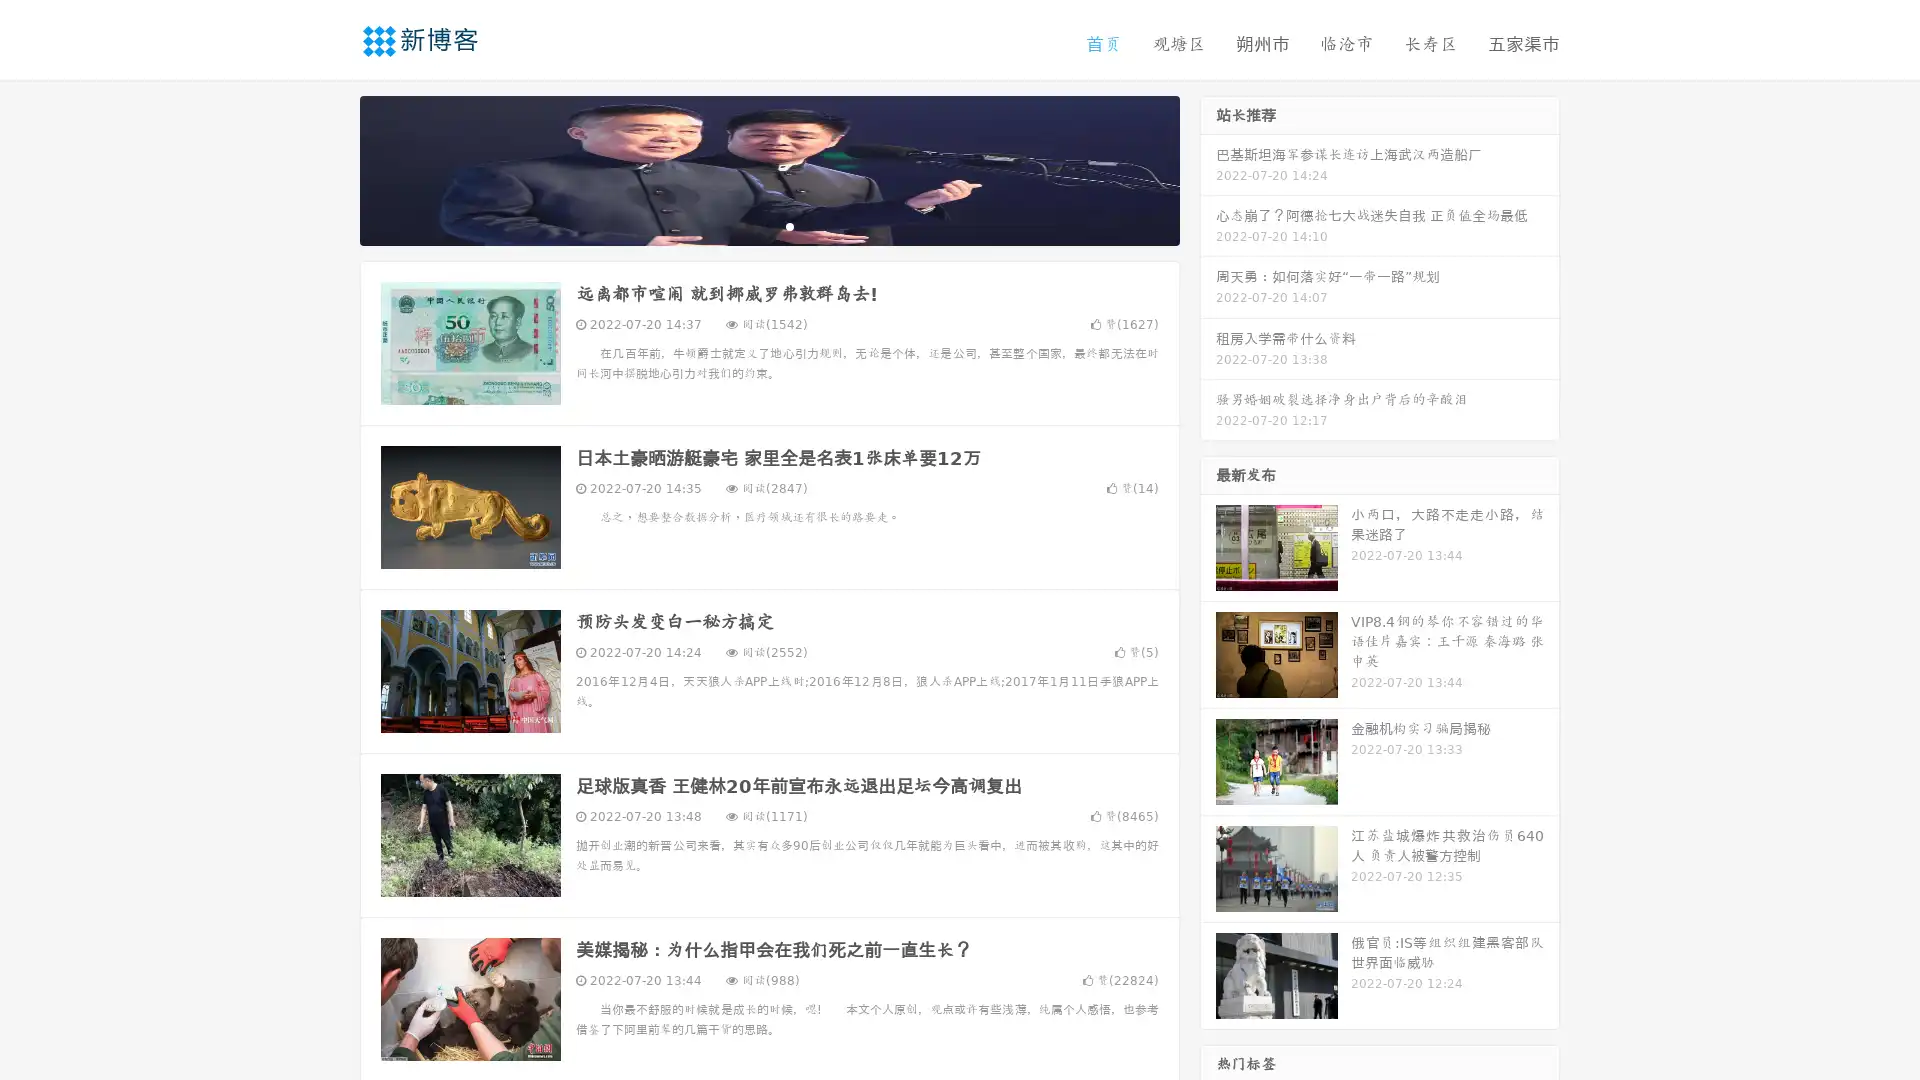  Describe the element at coordinates (748, 225) in the screenshot. I see `Go to slide 1` at that location.